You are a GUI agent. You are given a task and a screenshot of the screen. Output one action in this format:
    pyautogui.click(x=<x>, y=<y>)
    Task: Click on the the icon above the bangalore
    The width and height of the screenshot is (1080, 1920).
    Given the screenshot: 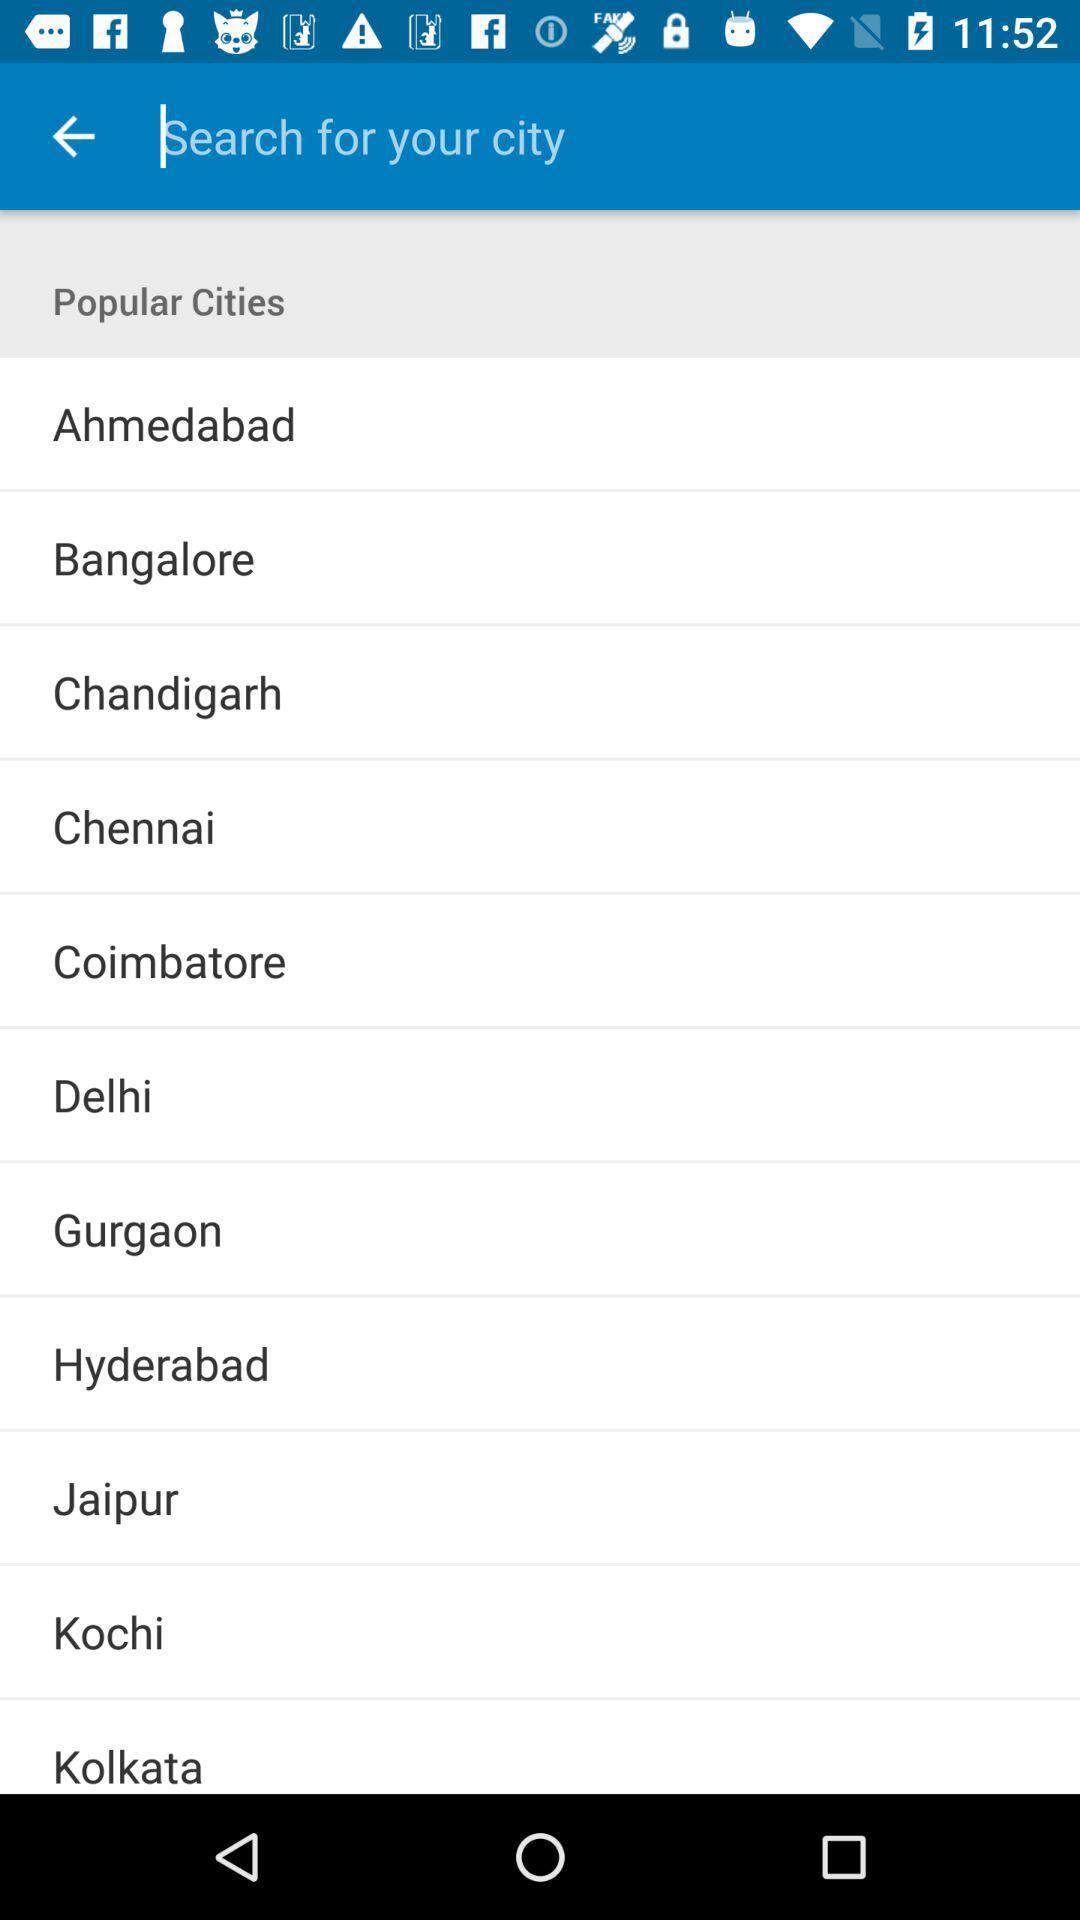 What is the action you would take?
    pyautogui.click(x=540, y=490)
    